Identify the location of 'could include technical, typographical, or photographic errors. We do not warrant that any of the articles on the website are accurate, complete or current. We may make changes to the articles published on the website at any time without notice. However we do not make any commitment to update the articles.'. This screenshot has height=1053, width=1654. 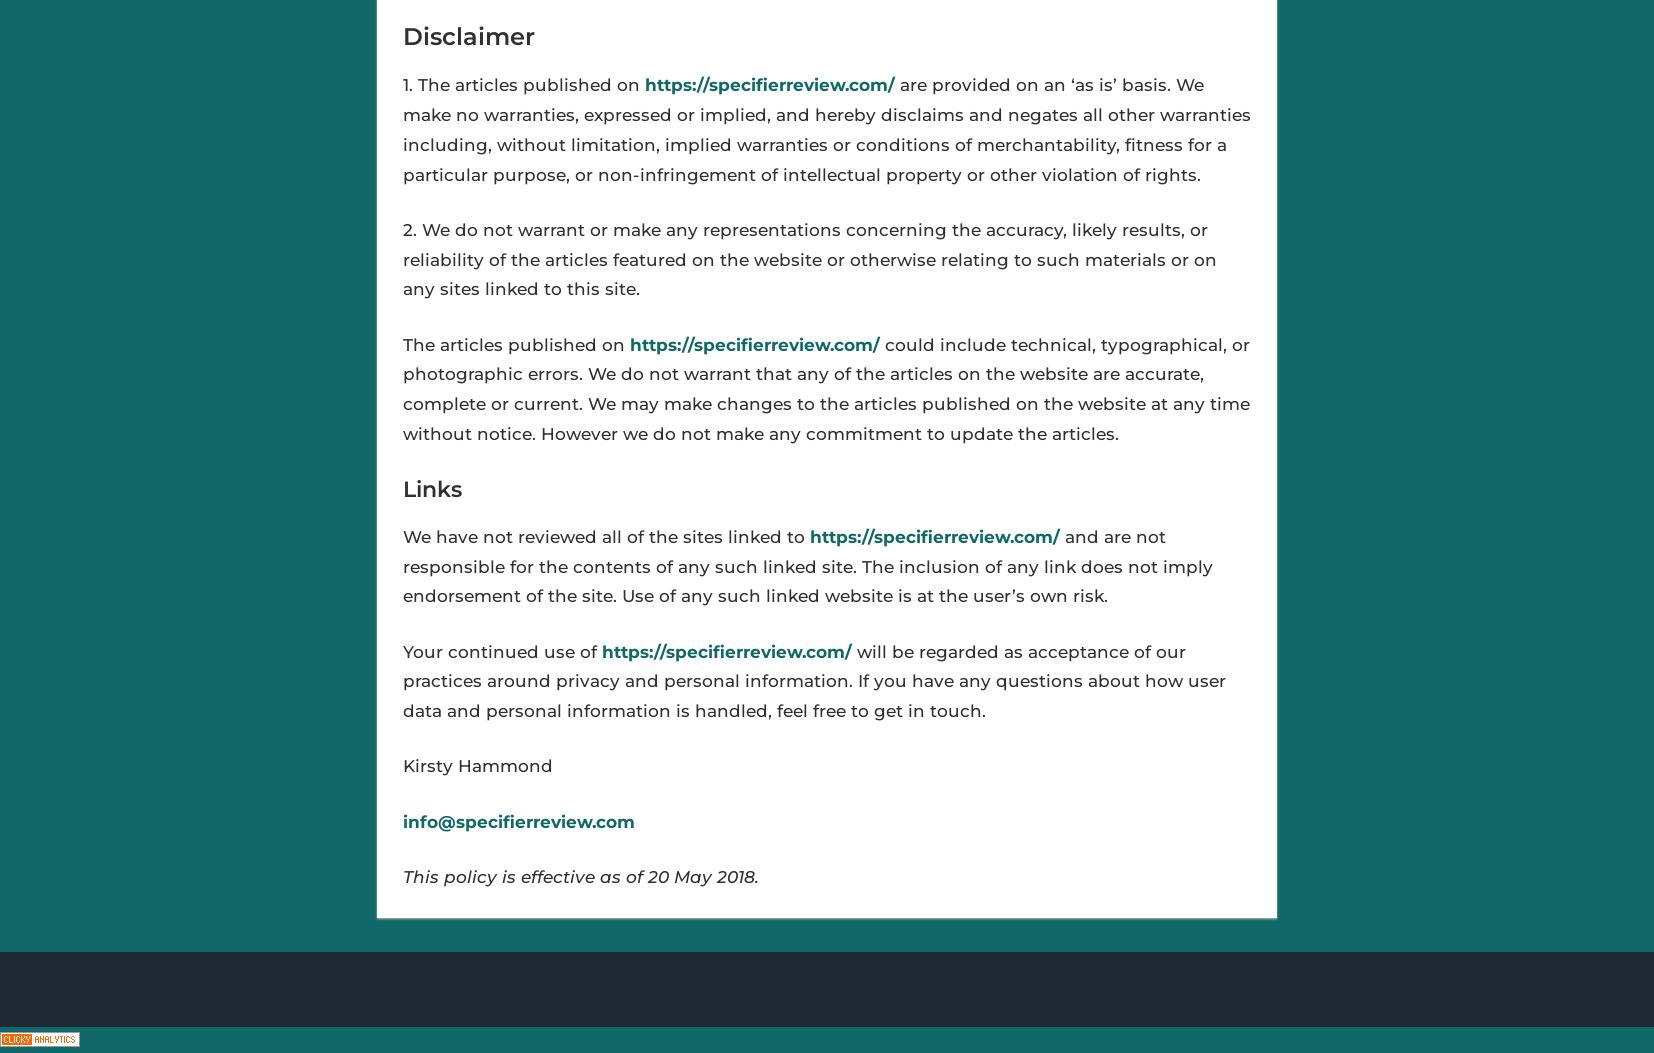
(825, 388).